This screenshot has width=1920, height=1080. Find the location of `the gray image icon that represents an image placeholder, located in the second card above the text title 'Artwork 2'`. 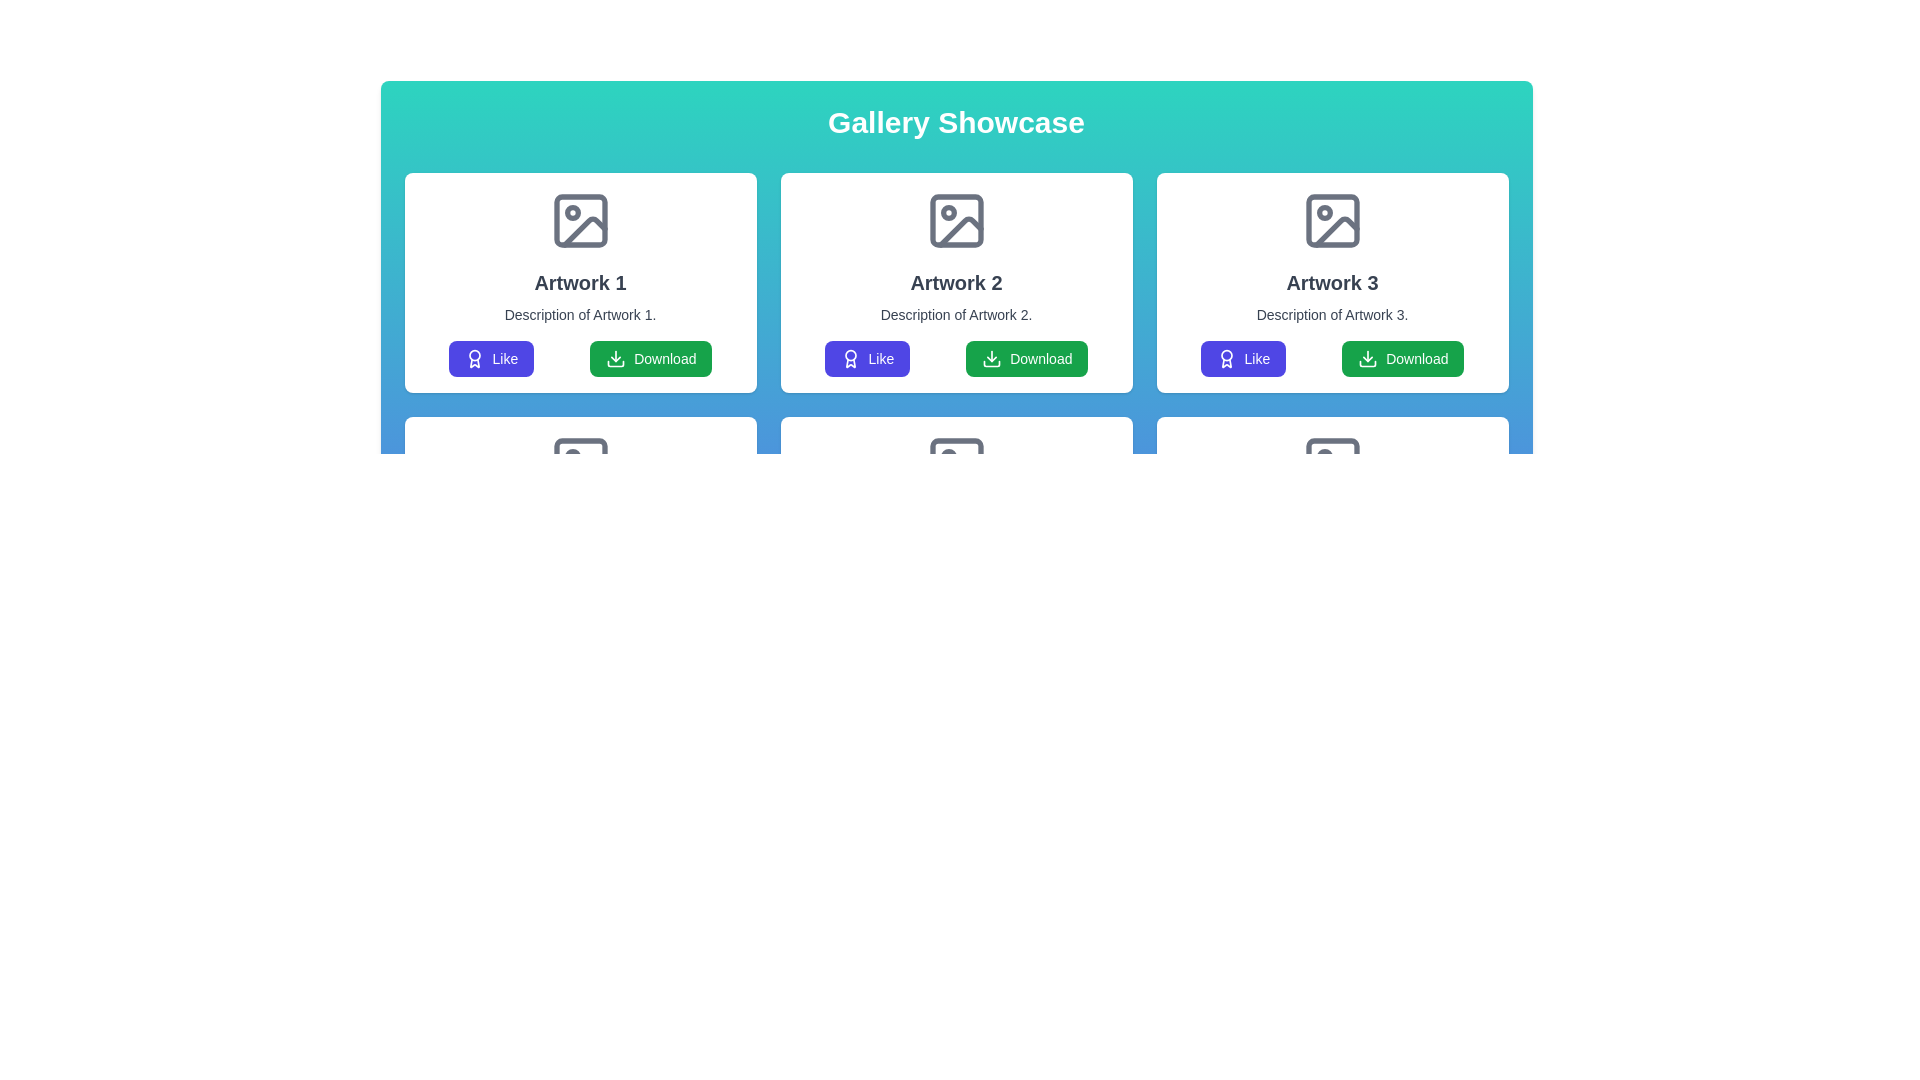

the gray image icon that represents an image placeholder, located in the second card above the text title 'Artwork 2' is located at coordinates (955, 220).